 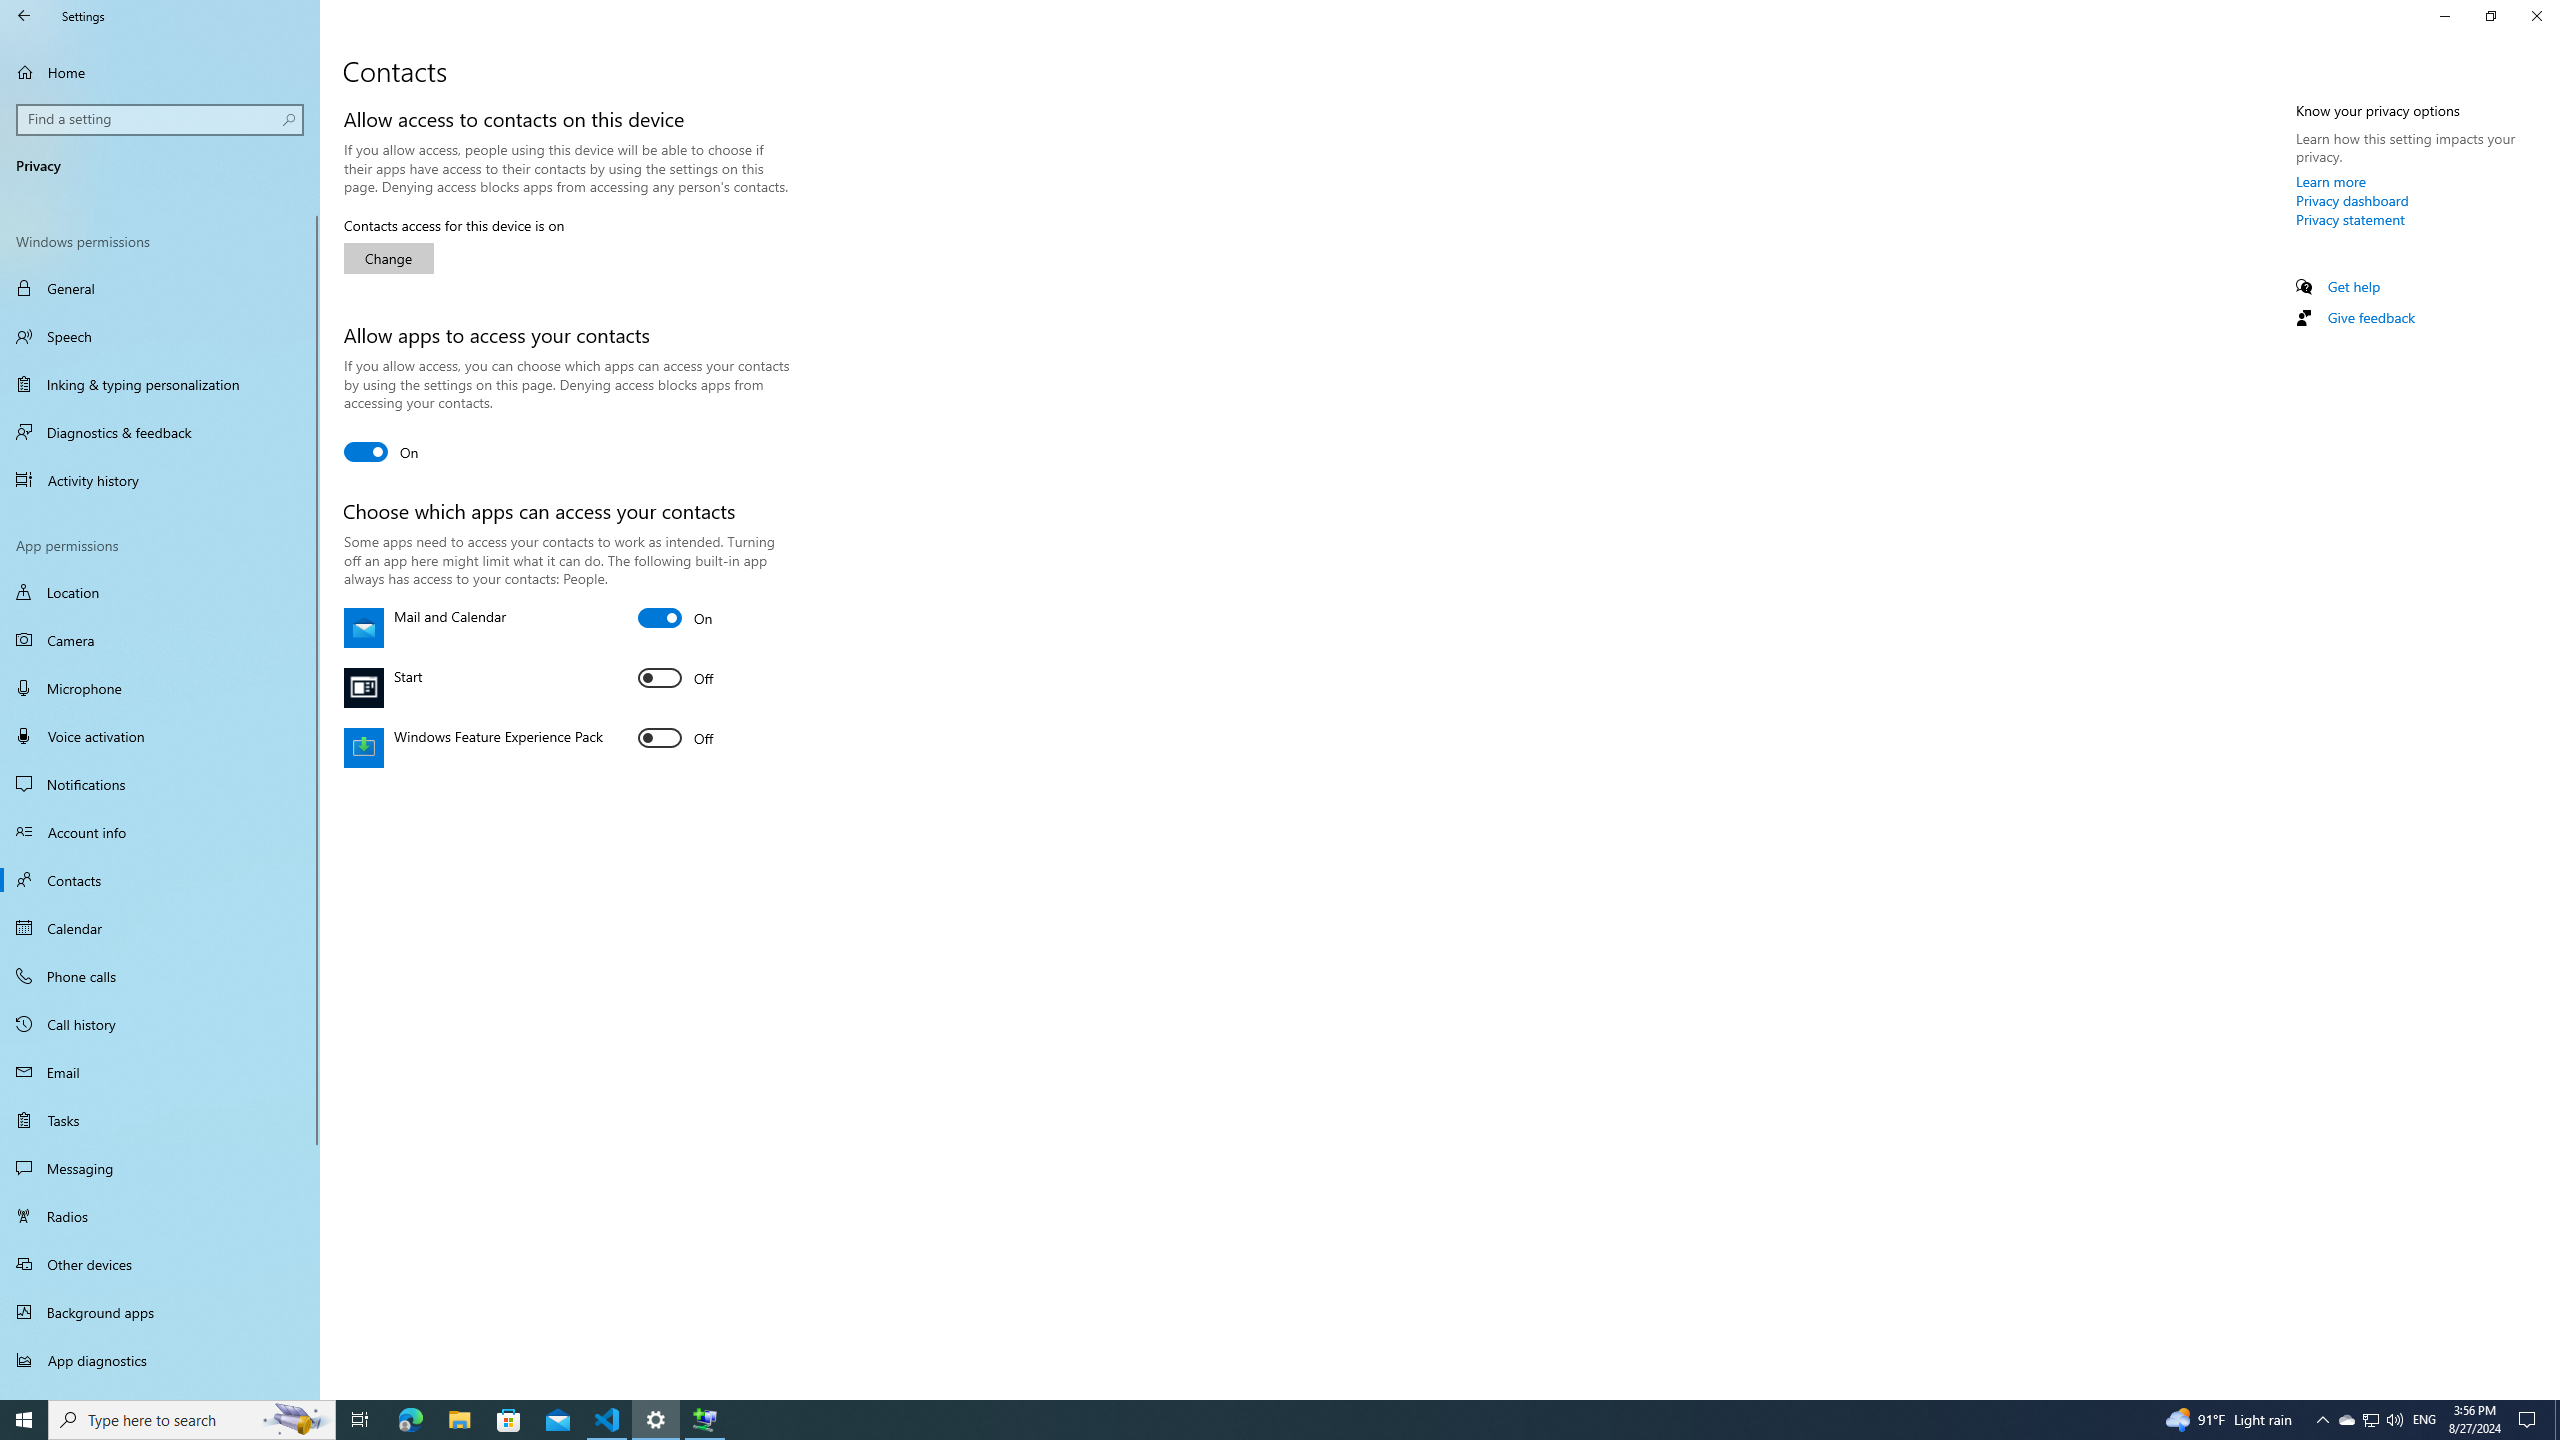 What do you see at coordinates (159, 432) in the screenshot?
I see `'Diagnostics & feedback'` at bounding box center [159, 432].